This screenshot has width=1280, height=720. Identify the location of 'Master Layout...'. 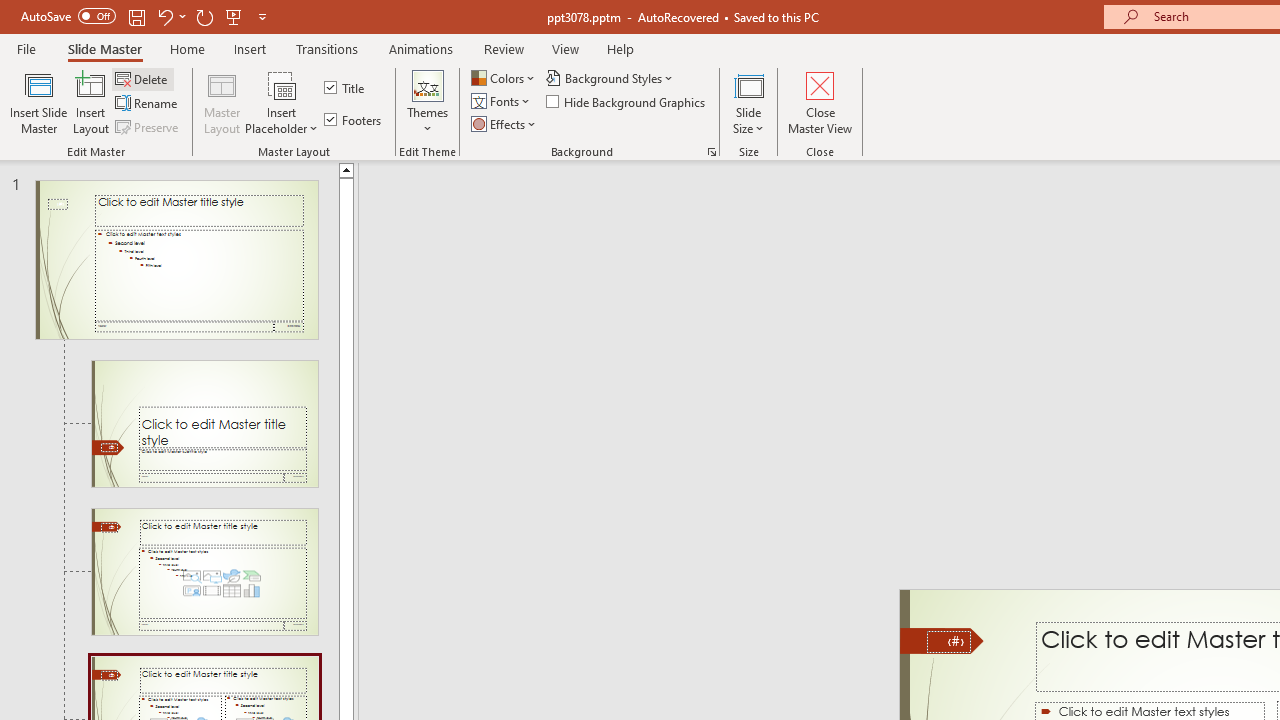
(222, 103).